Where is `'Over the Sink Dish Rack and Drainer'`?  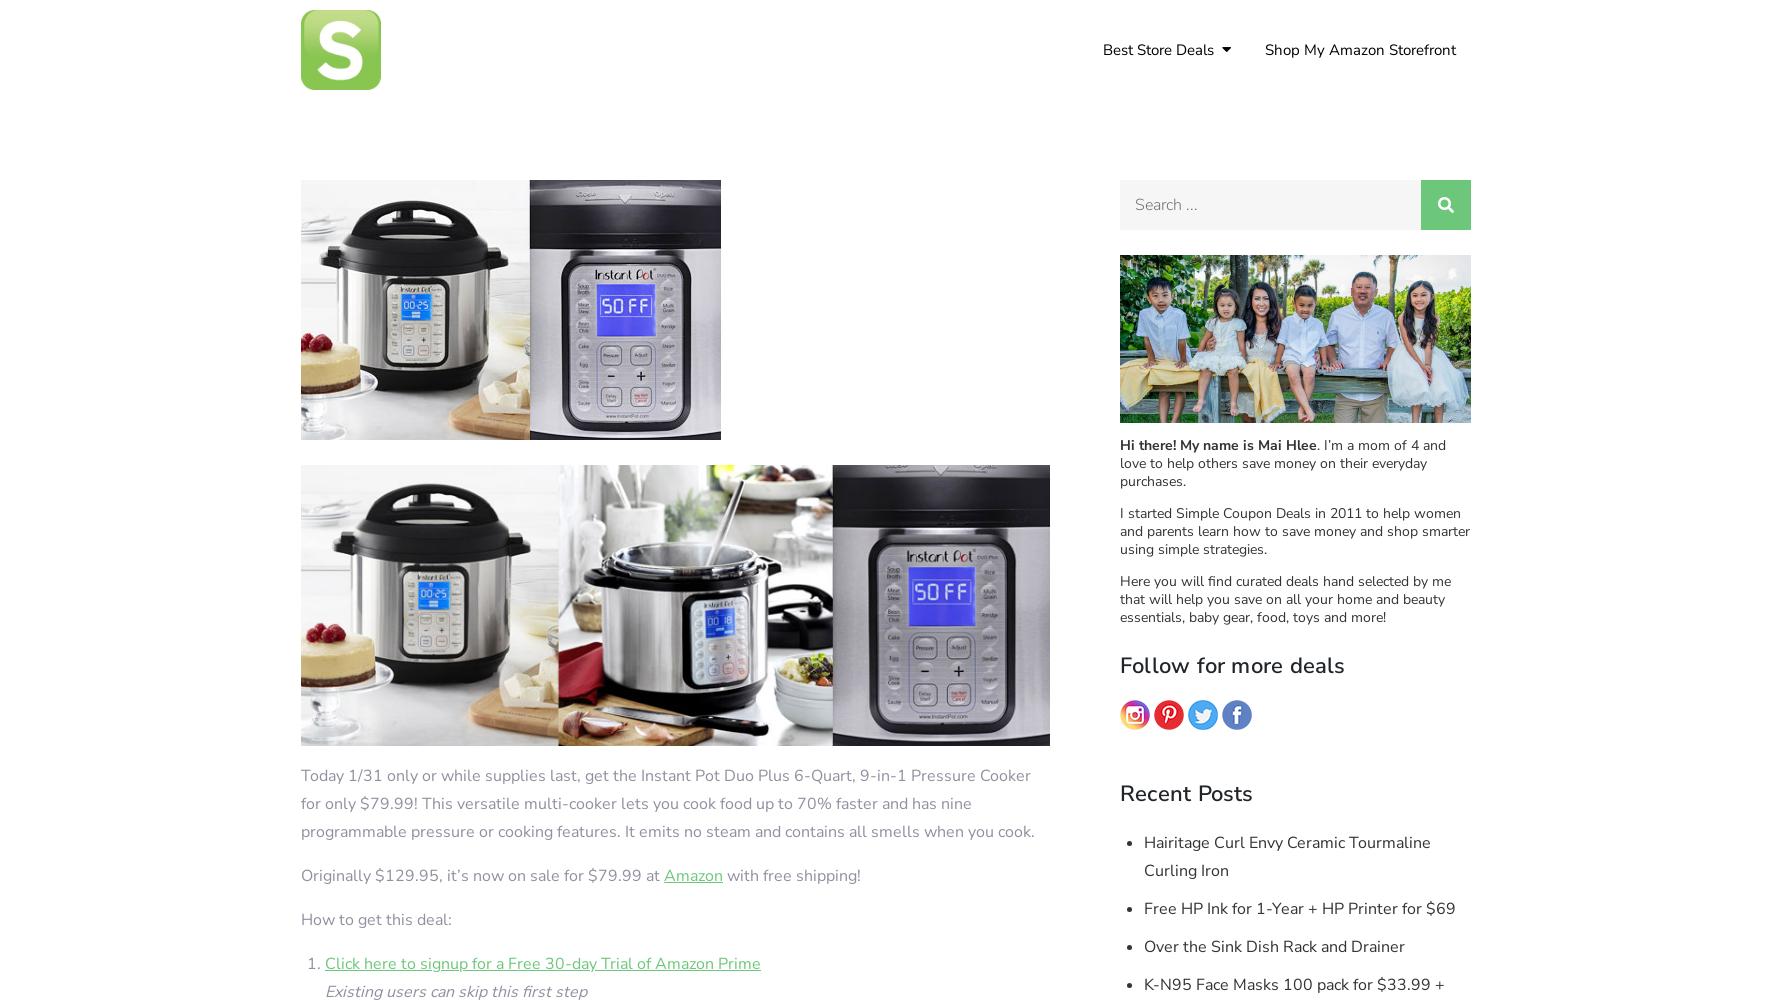
'Over the Sink Dish Rack and Drainer' is located at coordinates (1274, 946).